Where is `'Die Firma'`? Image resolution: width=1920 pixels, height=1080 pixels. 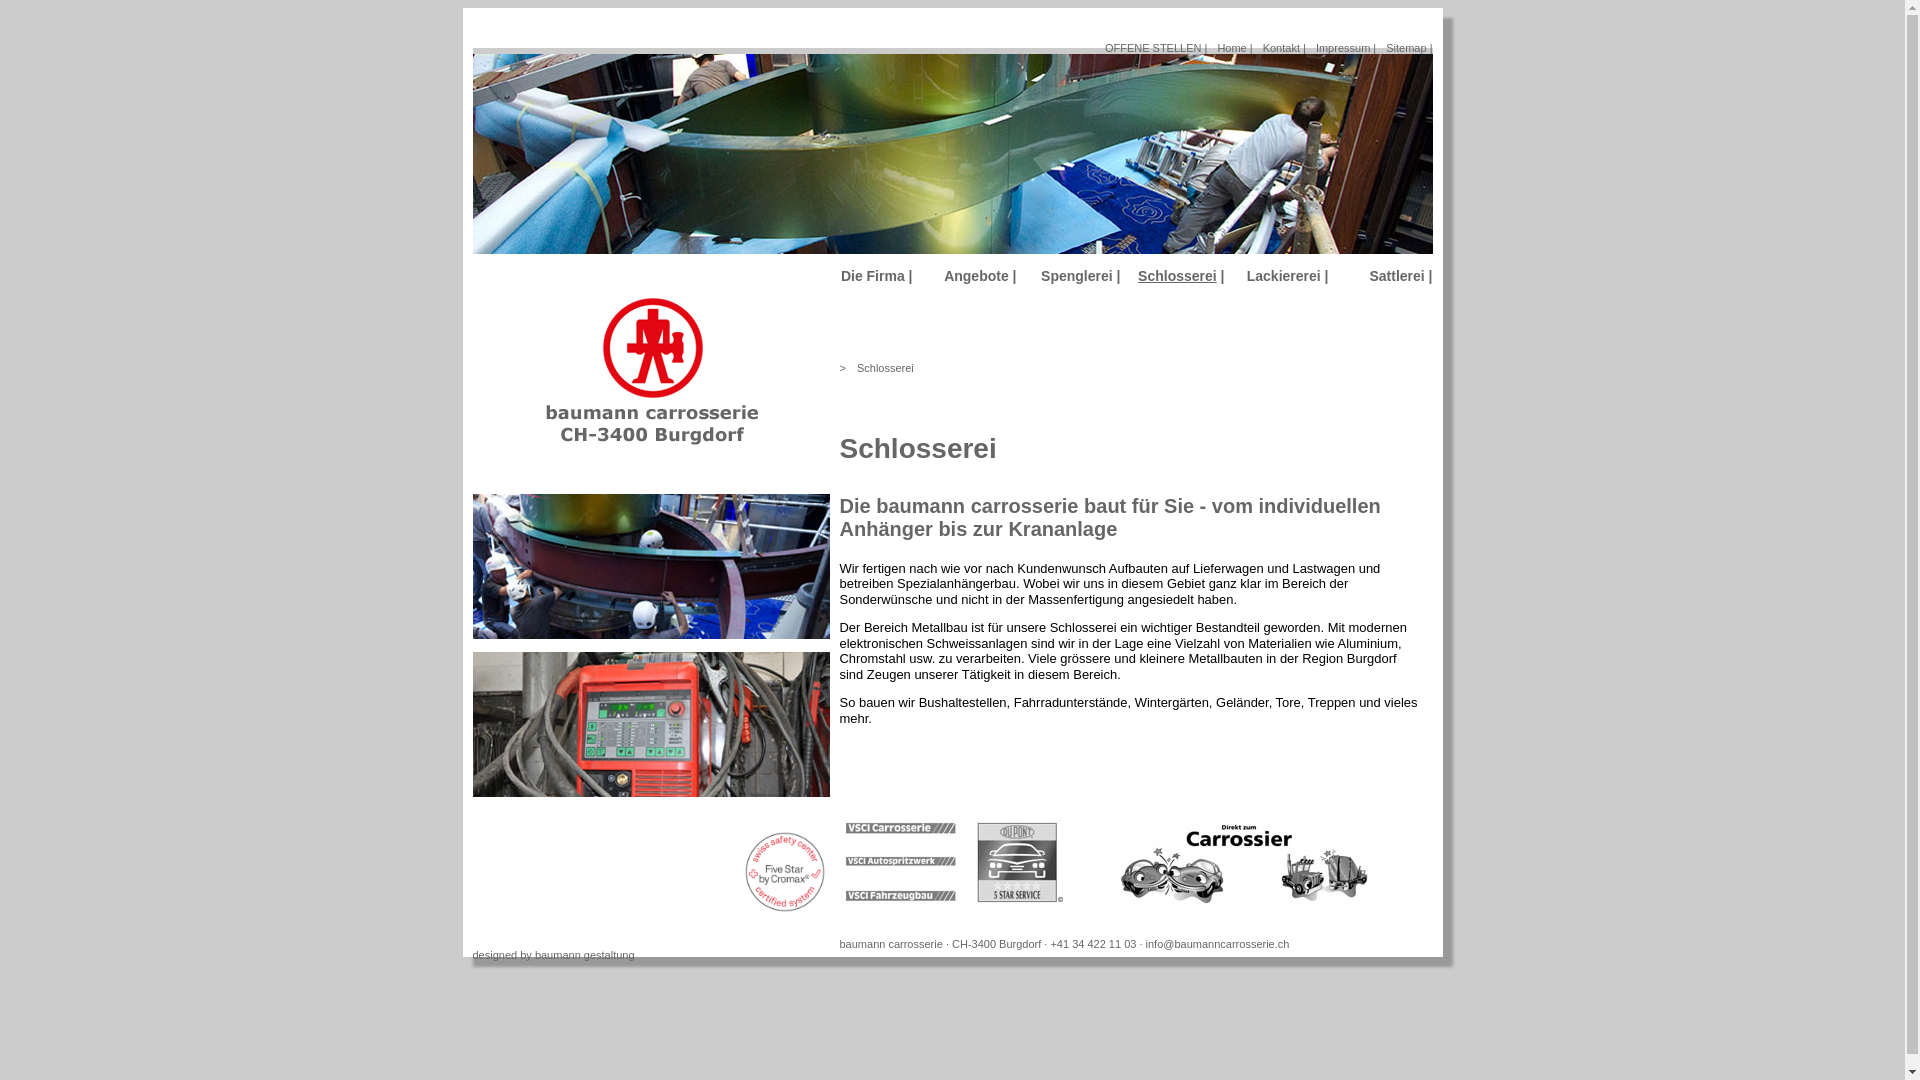 'Die Firma' is located at coordinates (873, 276).